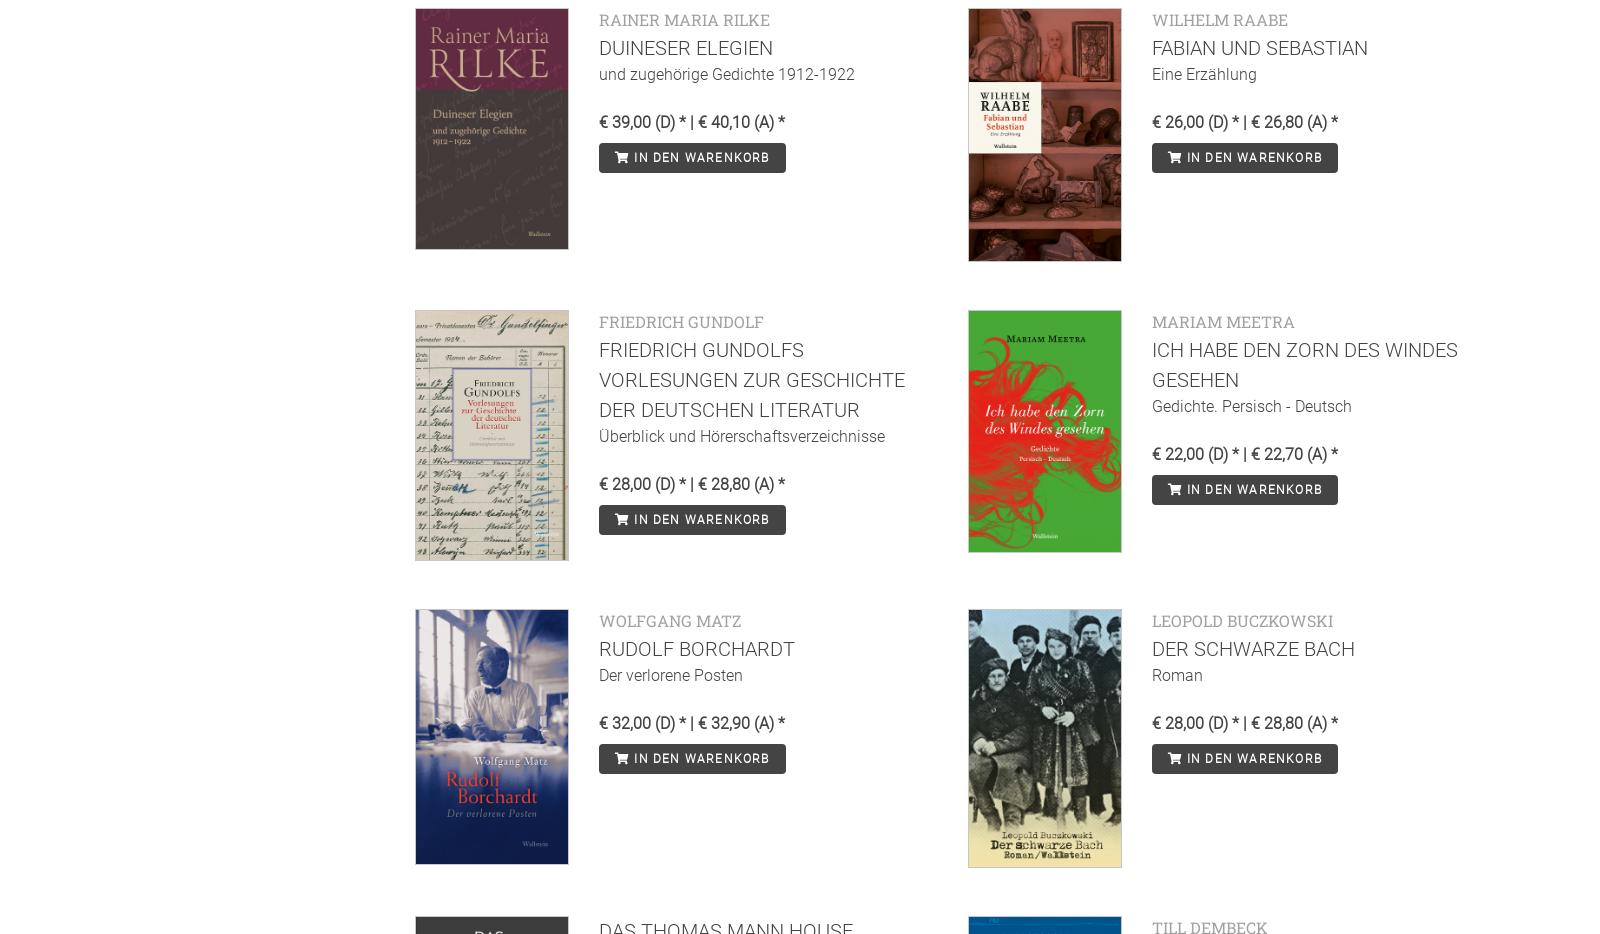 Image resolution: width=1600 pixels, height=934 pixels. I want to click on 'und zugehörige Gedichte 1912-1922', so click(727, 73).